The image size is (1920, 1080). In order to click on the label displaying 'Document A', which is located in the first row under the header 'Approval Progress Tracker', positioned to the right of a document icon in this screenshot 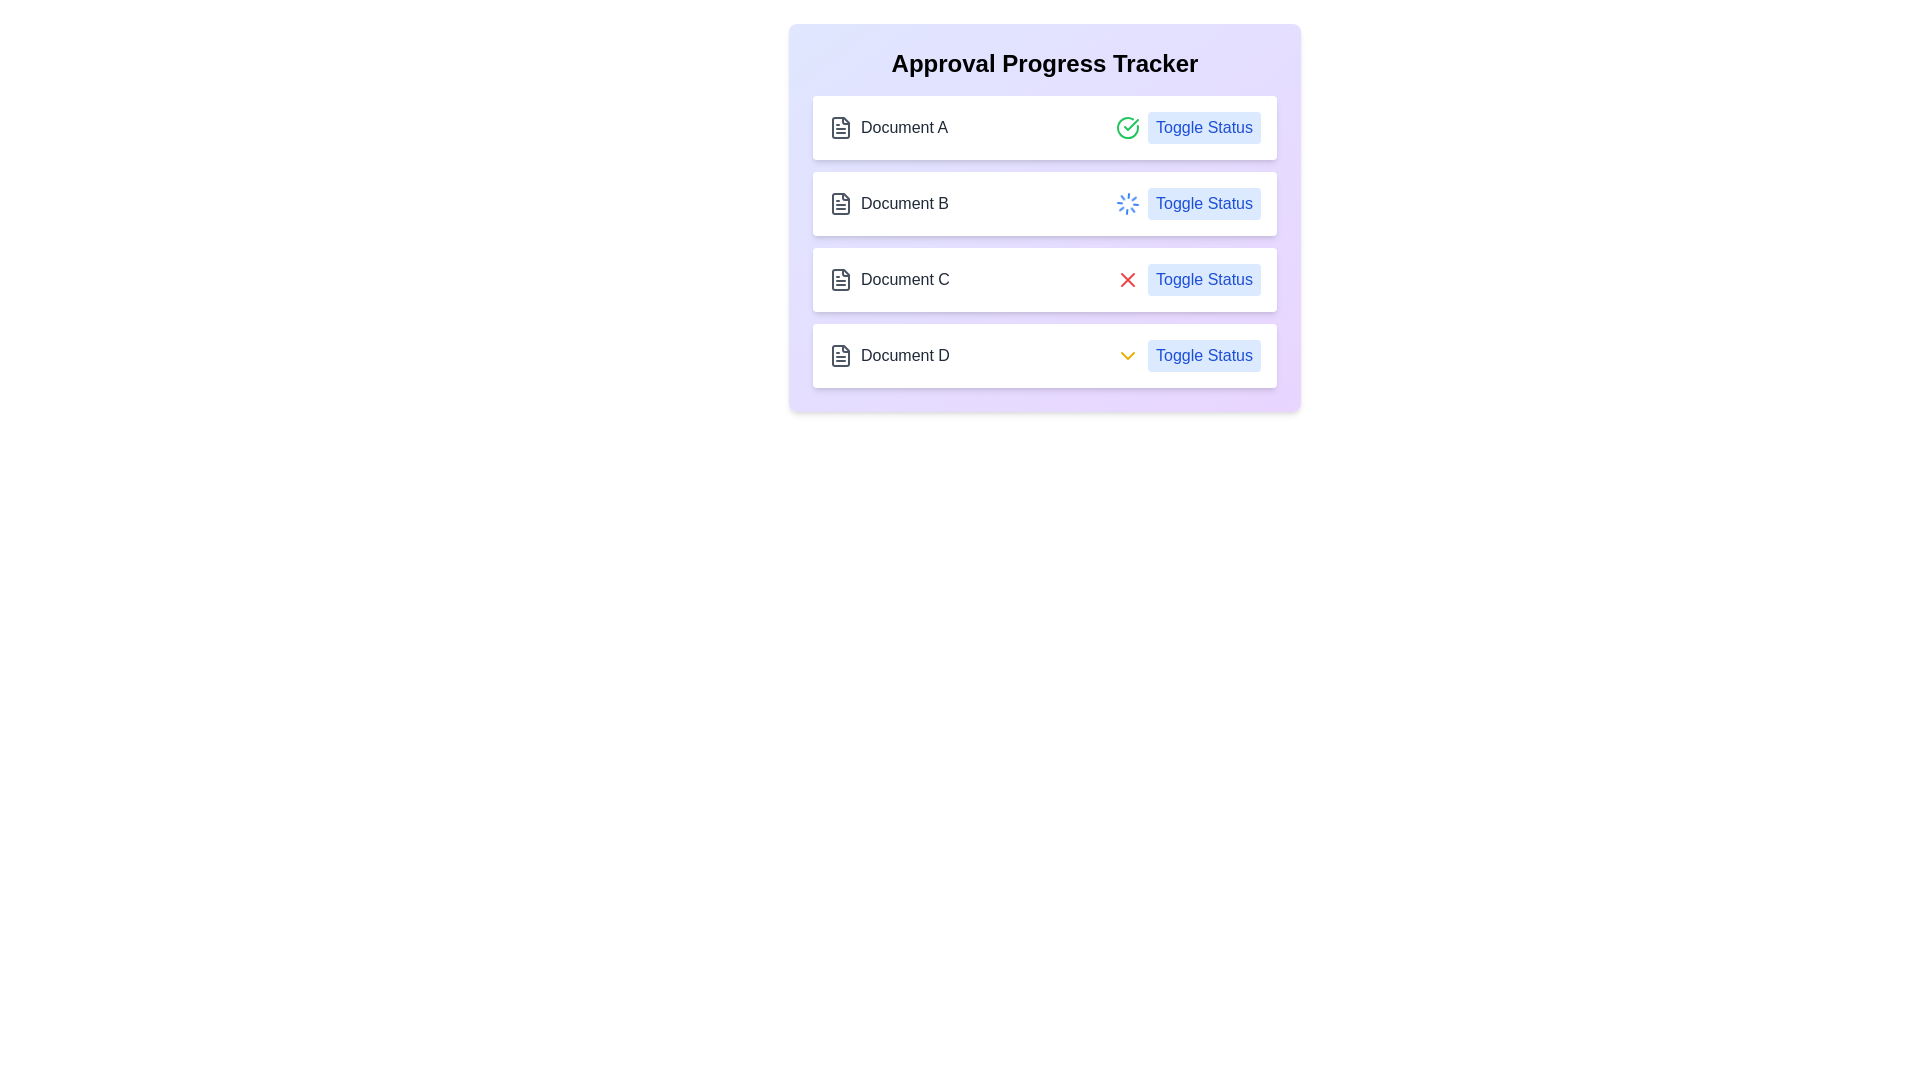, I will do `click(903, 127)`.